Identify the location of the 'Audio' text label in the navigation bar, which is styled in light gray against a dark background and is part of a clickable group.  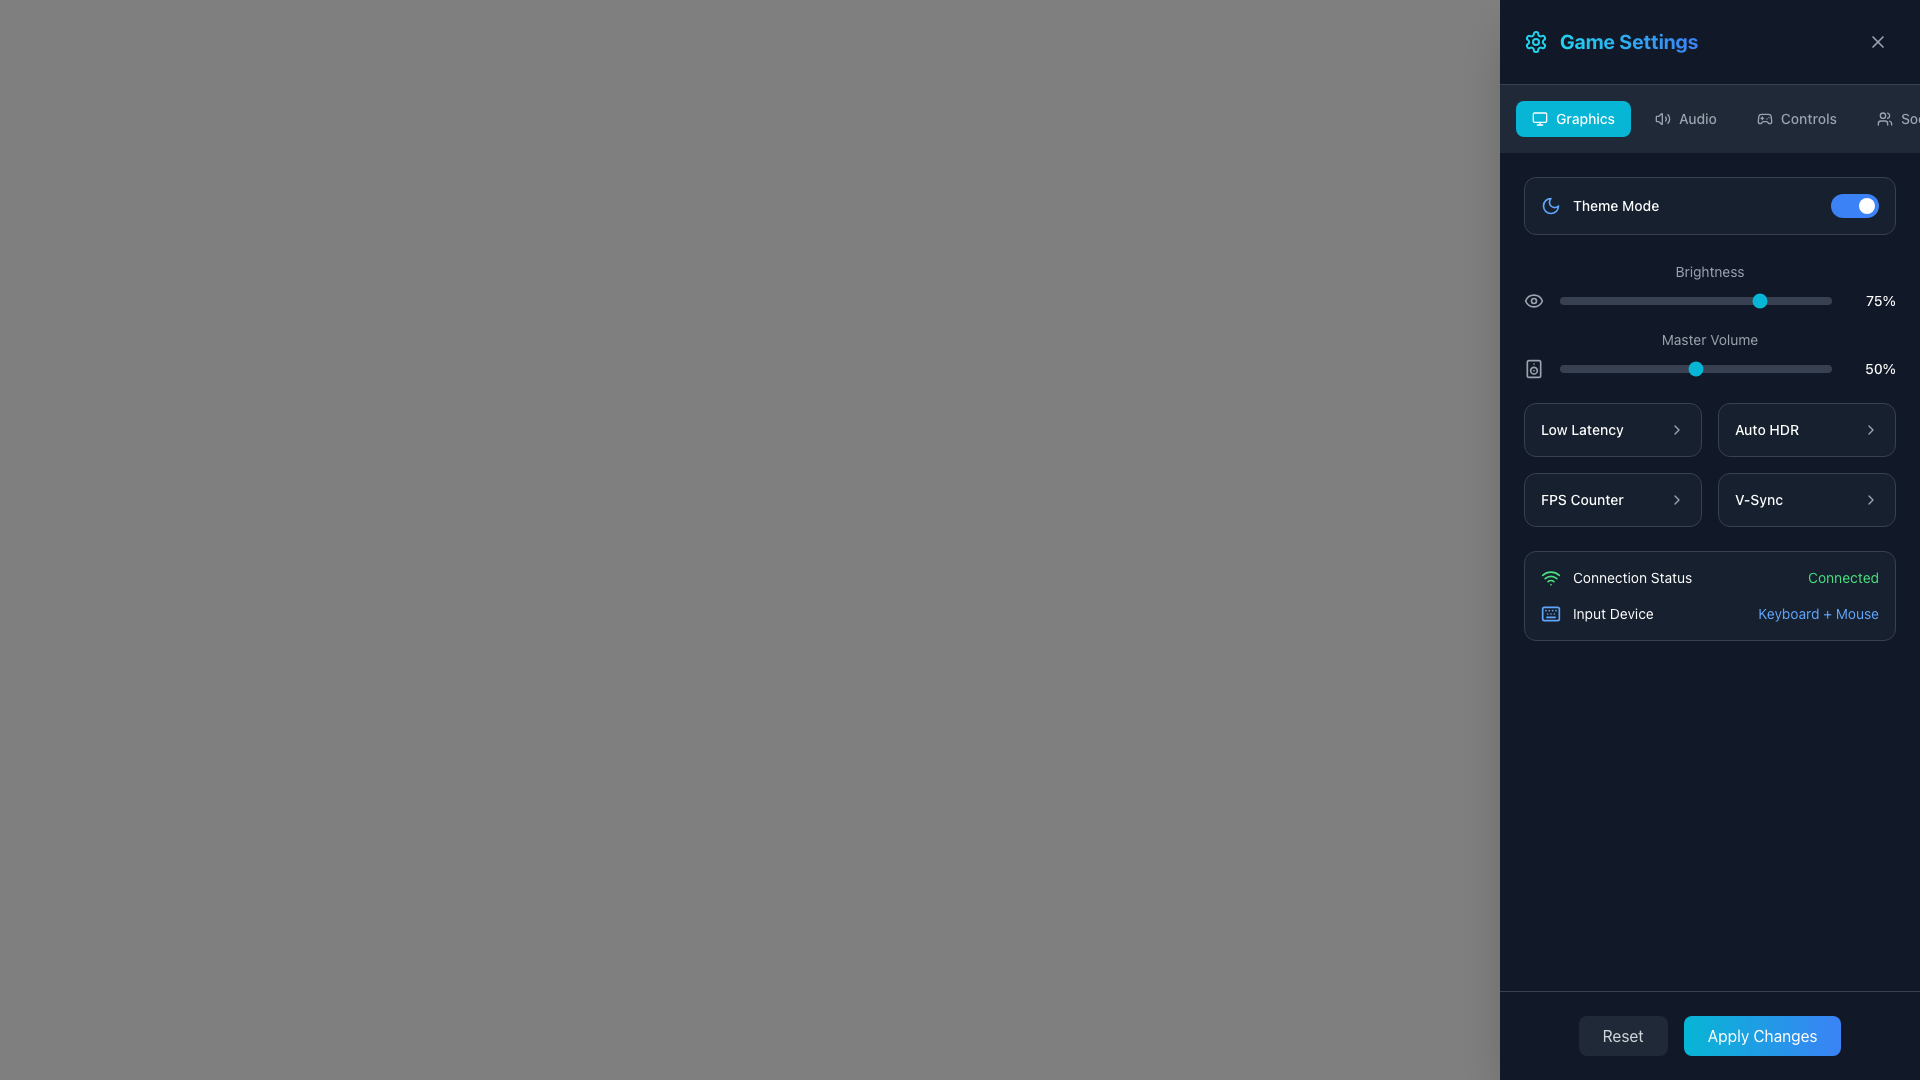
(1696, 119).